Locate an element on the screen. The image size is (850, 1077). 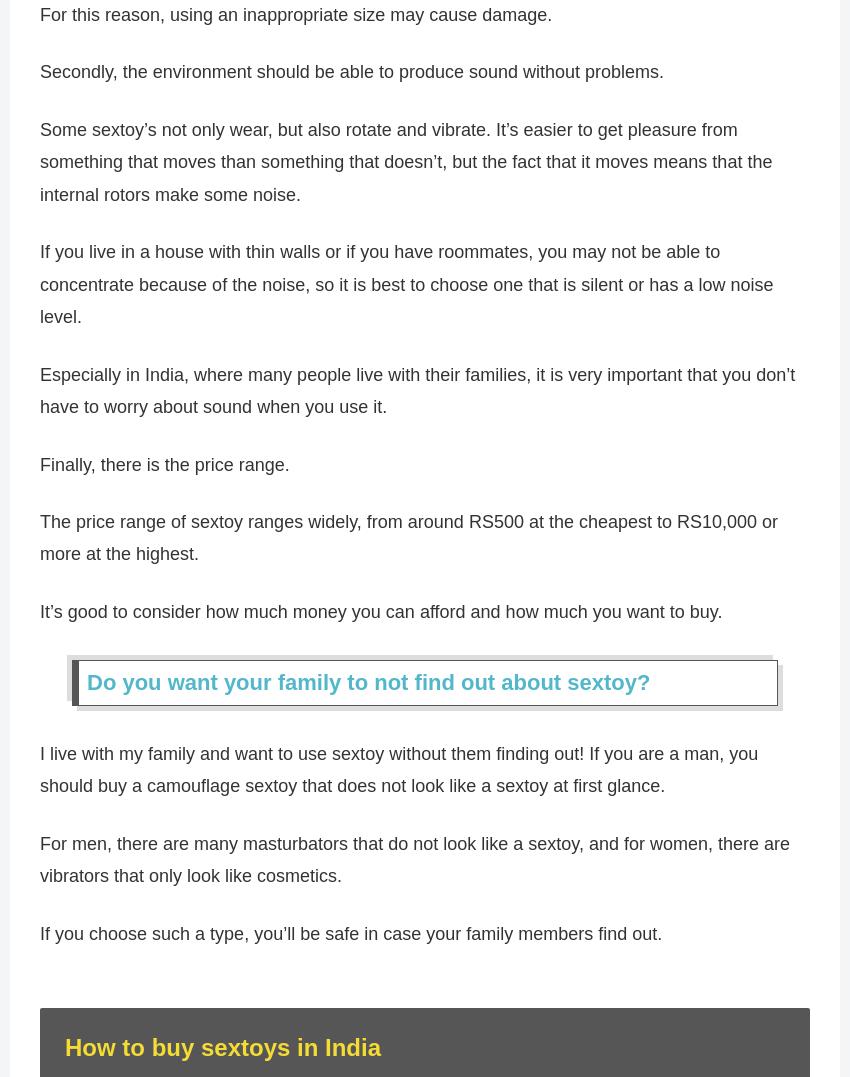
'Finally, there is the price range.' is located at coordinates (164, 473).